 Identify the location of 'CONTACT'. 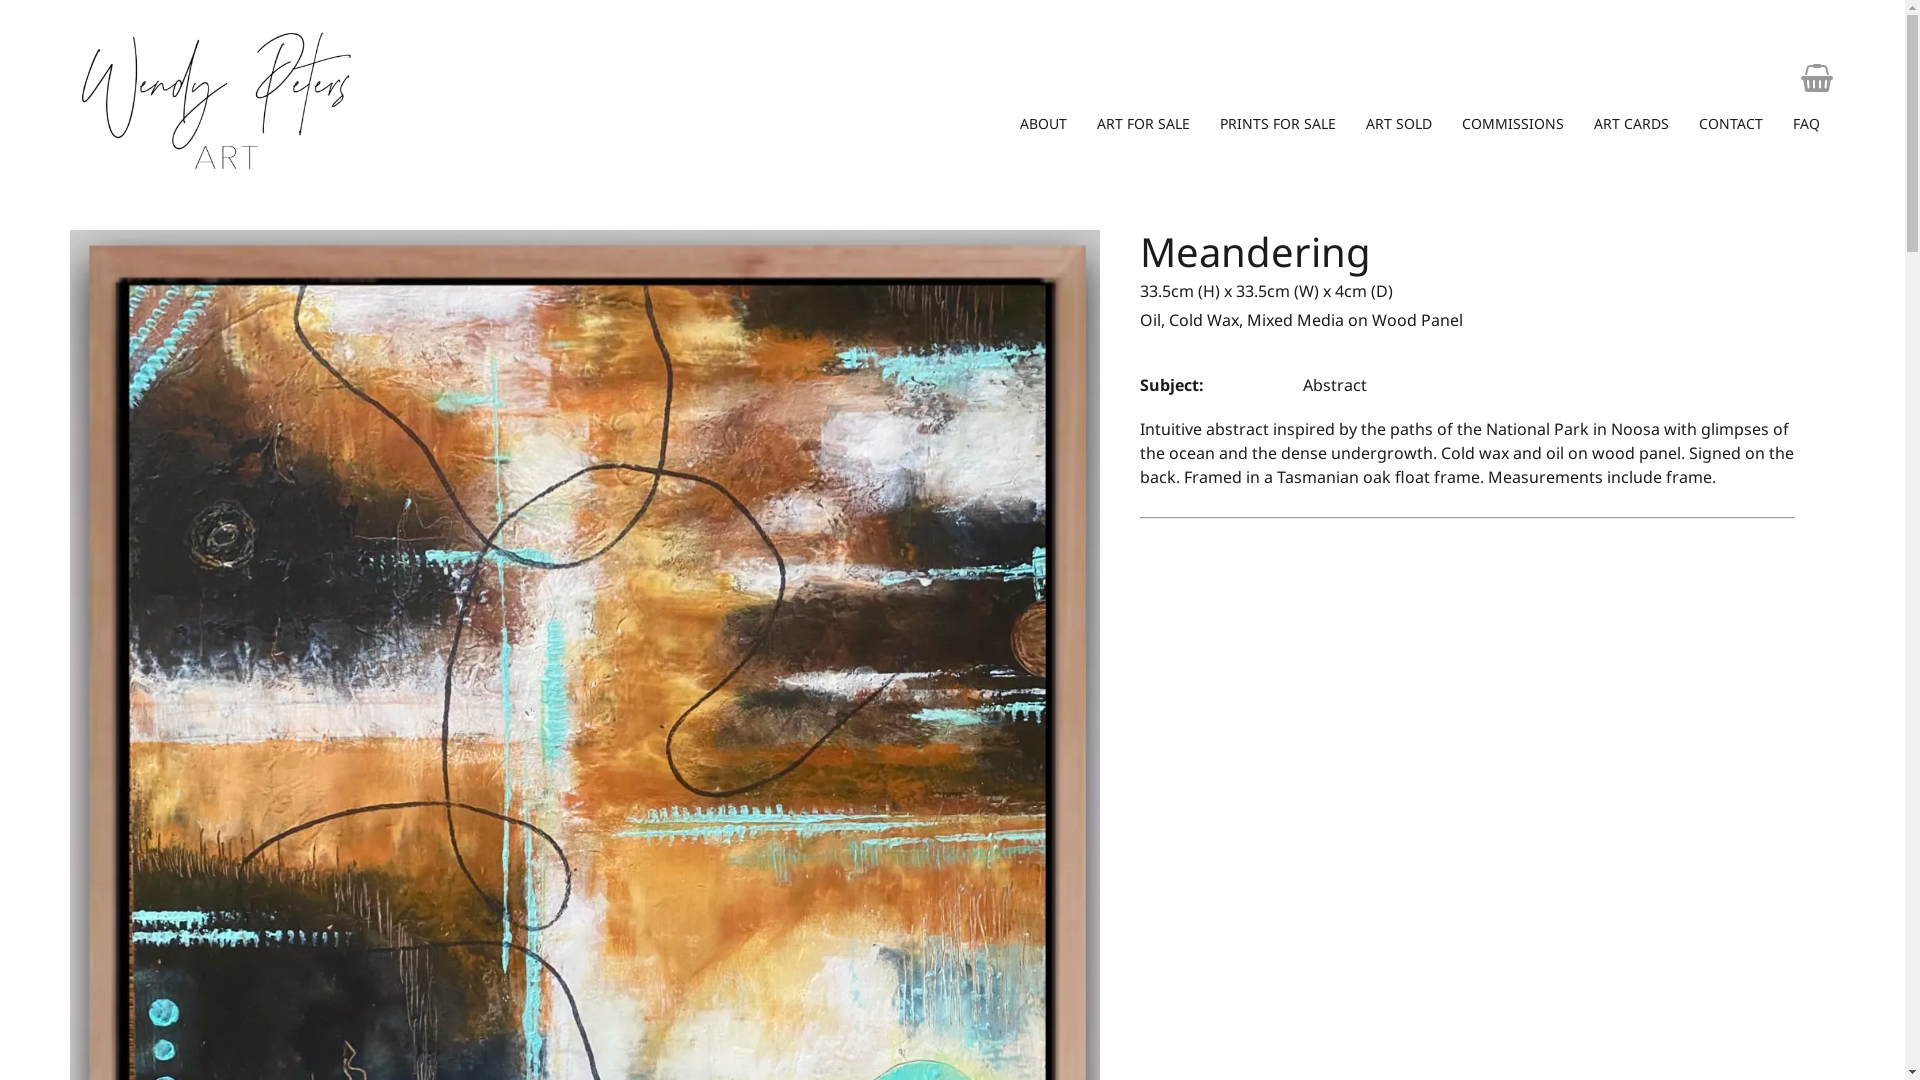
(1730, 123).